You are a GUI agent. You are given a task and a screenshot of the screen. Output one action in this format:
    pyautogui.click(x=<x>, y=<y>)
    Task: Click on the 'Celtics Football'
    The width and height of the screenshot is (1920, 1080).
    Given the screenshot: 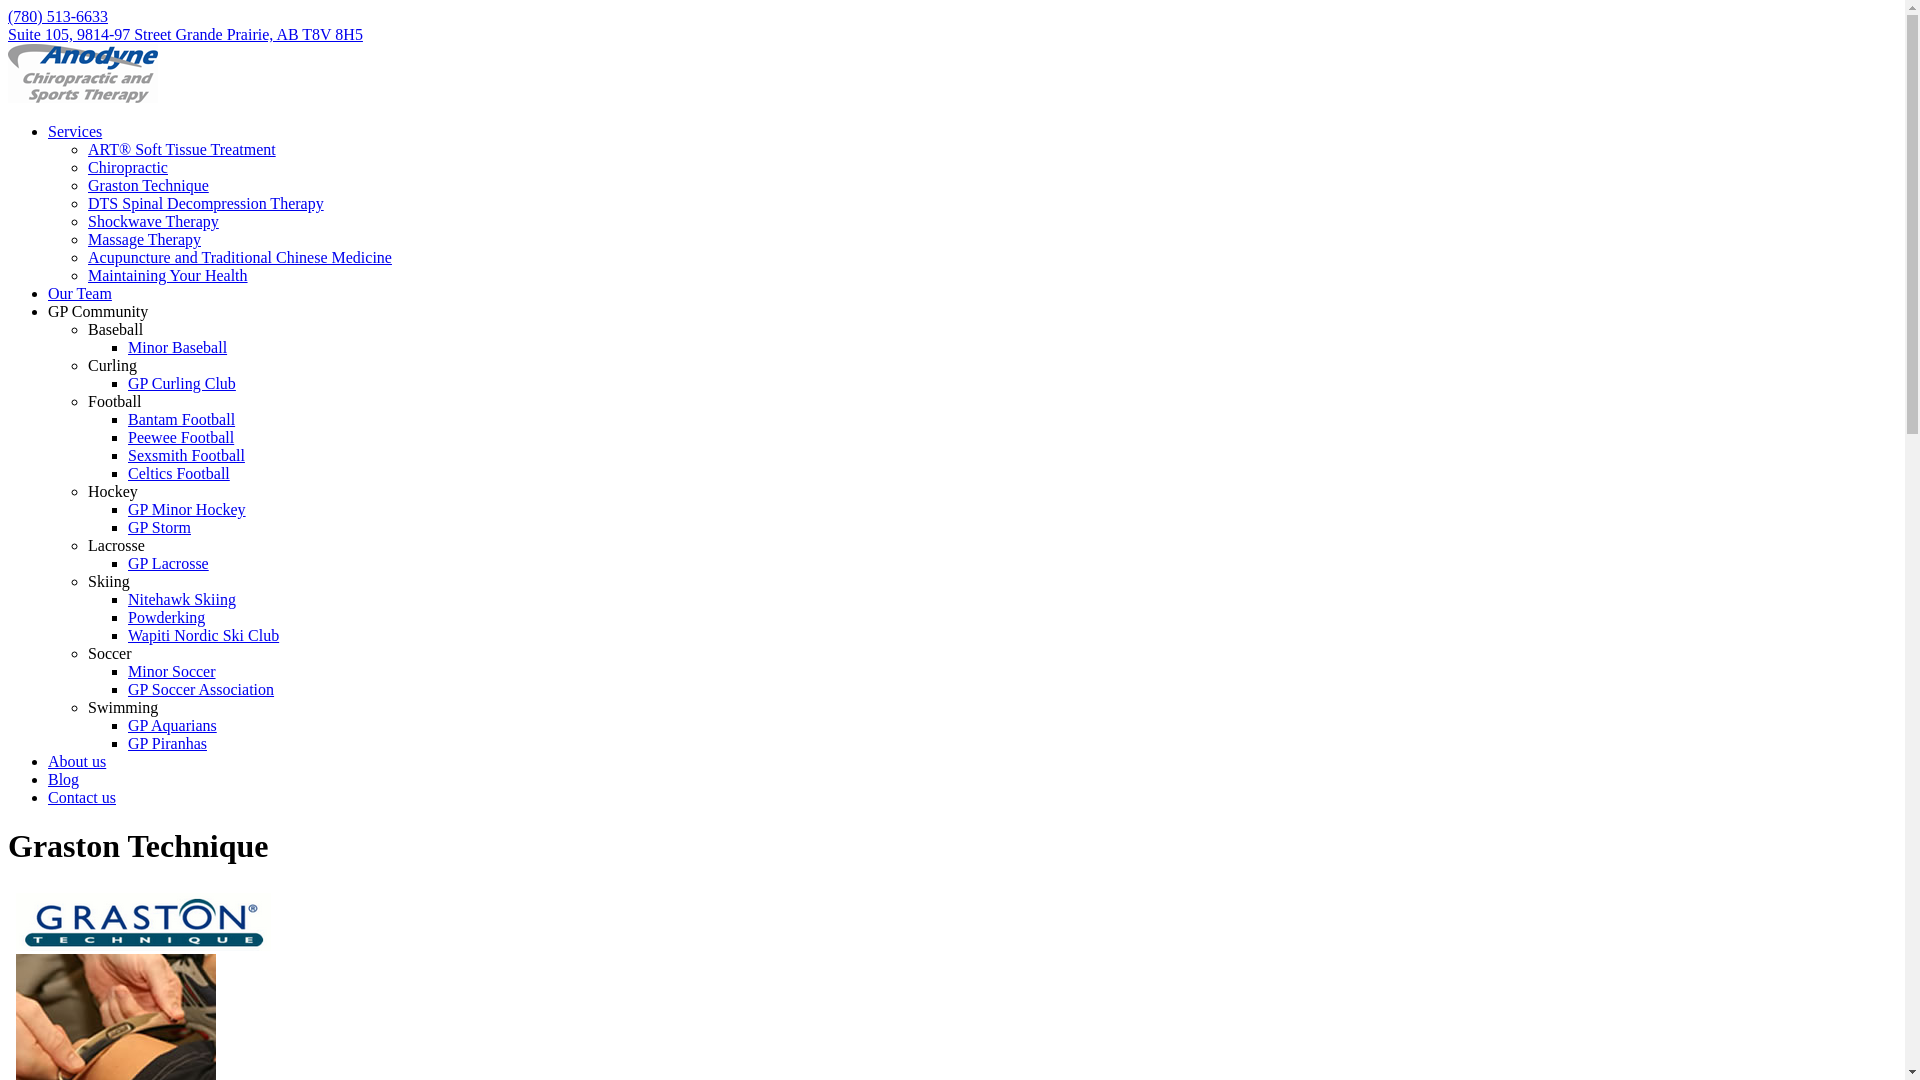 What is the action you would take?
    pyautogui.click(x=178, y=473)
    